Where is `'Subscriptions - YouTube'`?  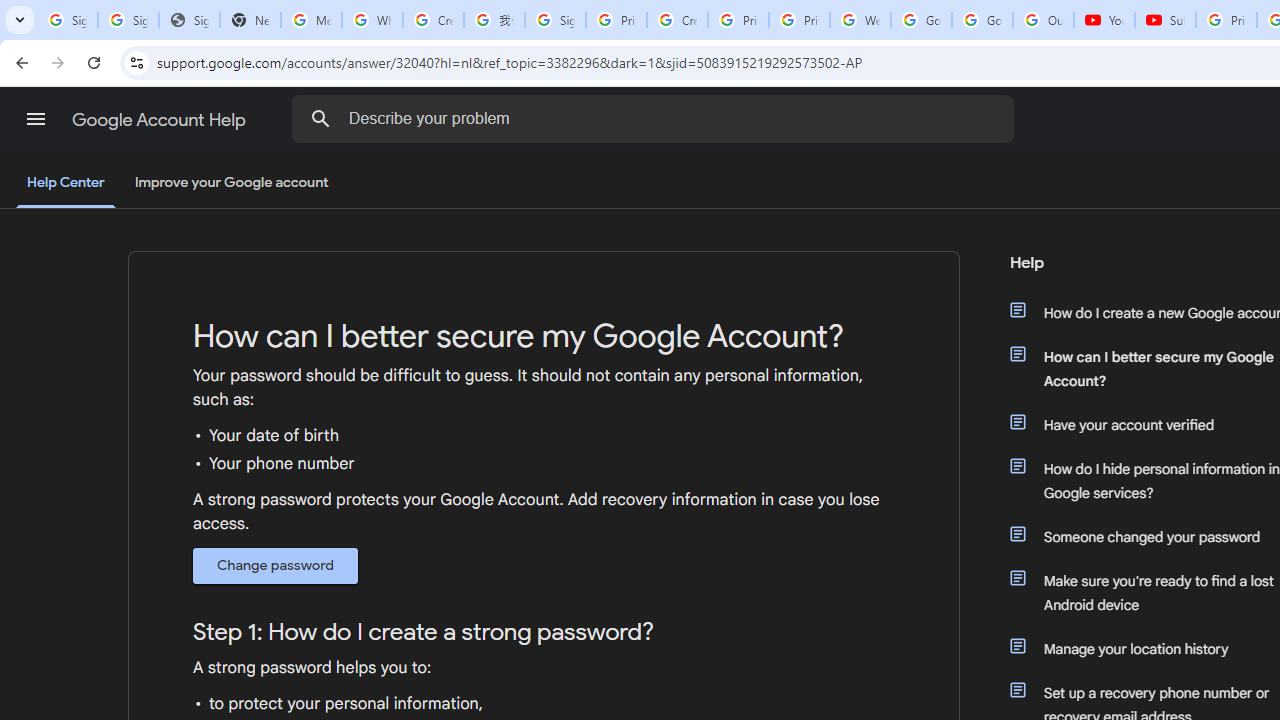 'Subscriptions - YouTube' is located at coordinates (1165, 20).